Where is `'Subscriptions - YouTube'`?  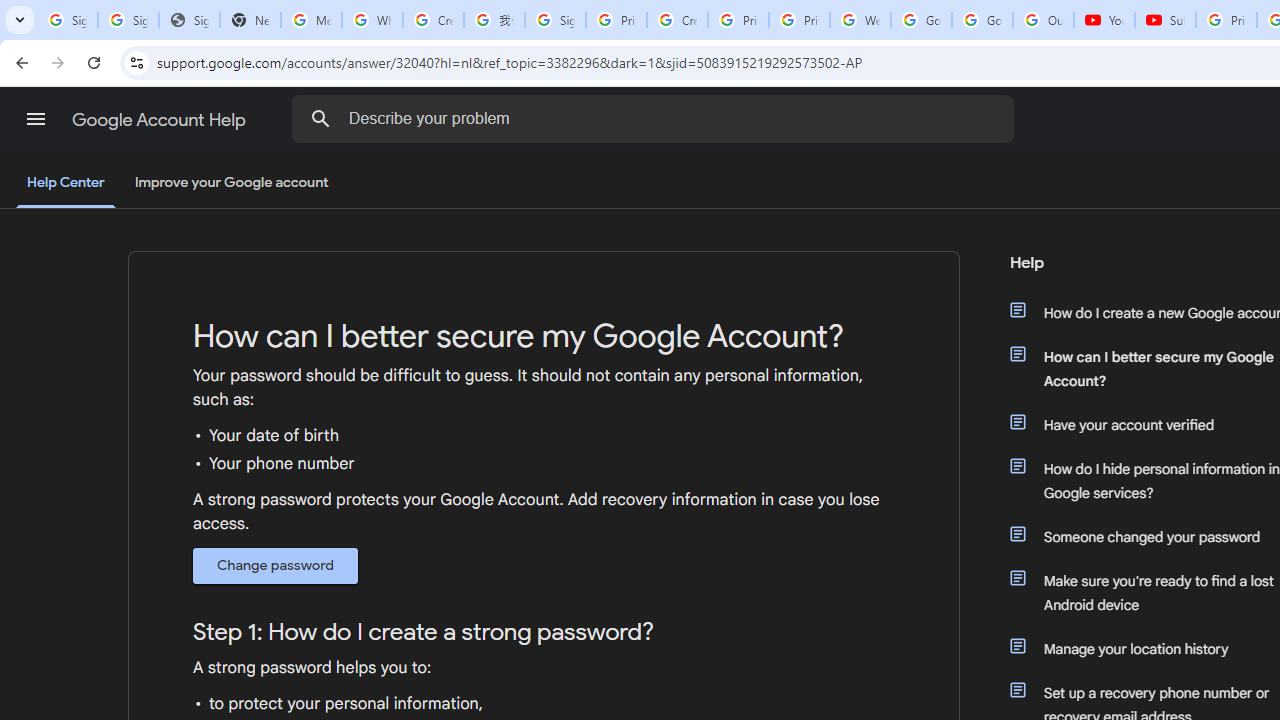 'Subscriptions - YouTube' is located at coordinates (1165, 20).